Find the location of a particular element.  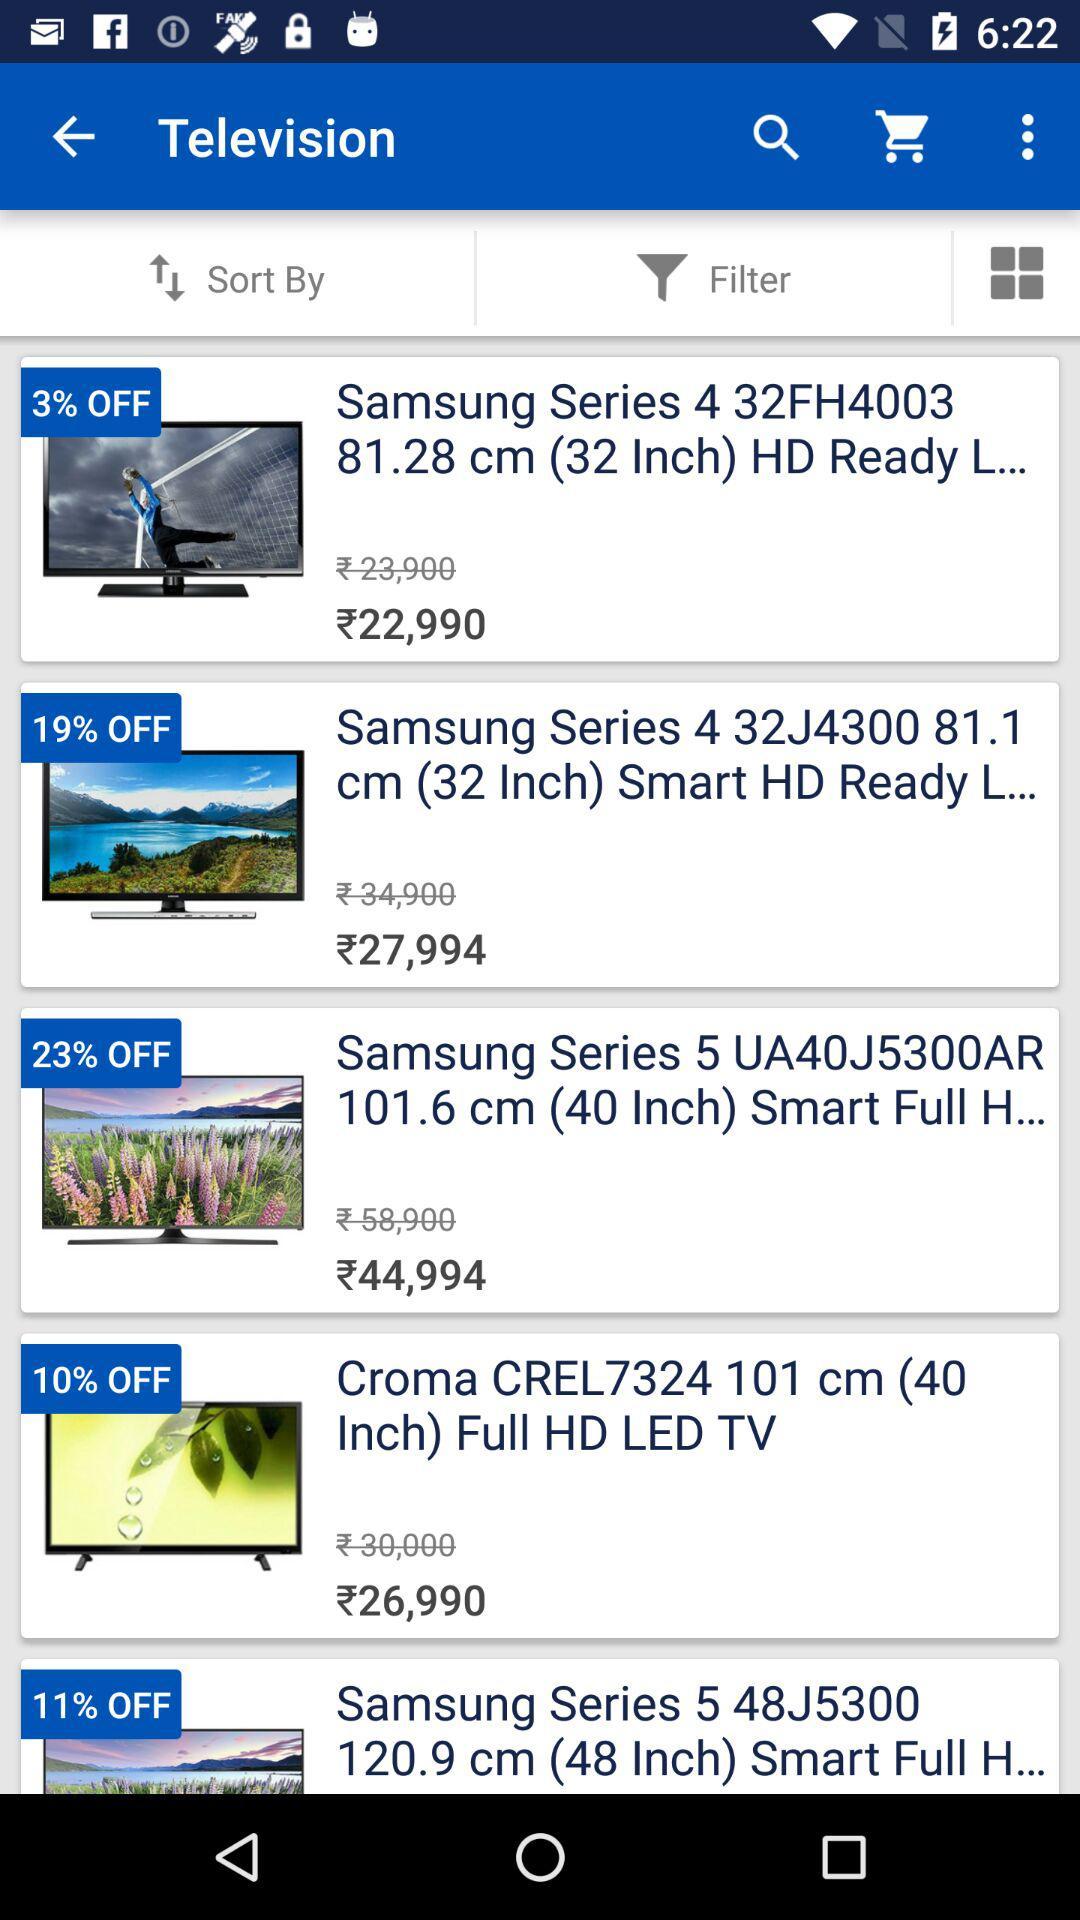

the icon next to the television is located at coordinates (72, 135).